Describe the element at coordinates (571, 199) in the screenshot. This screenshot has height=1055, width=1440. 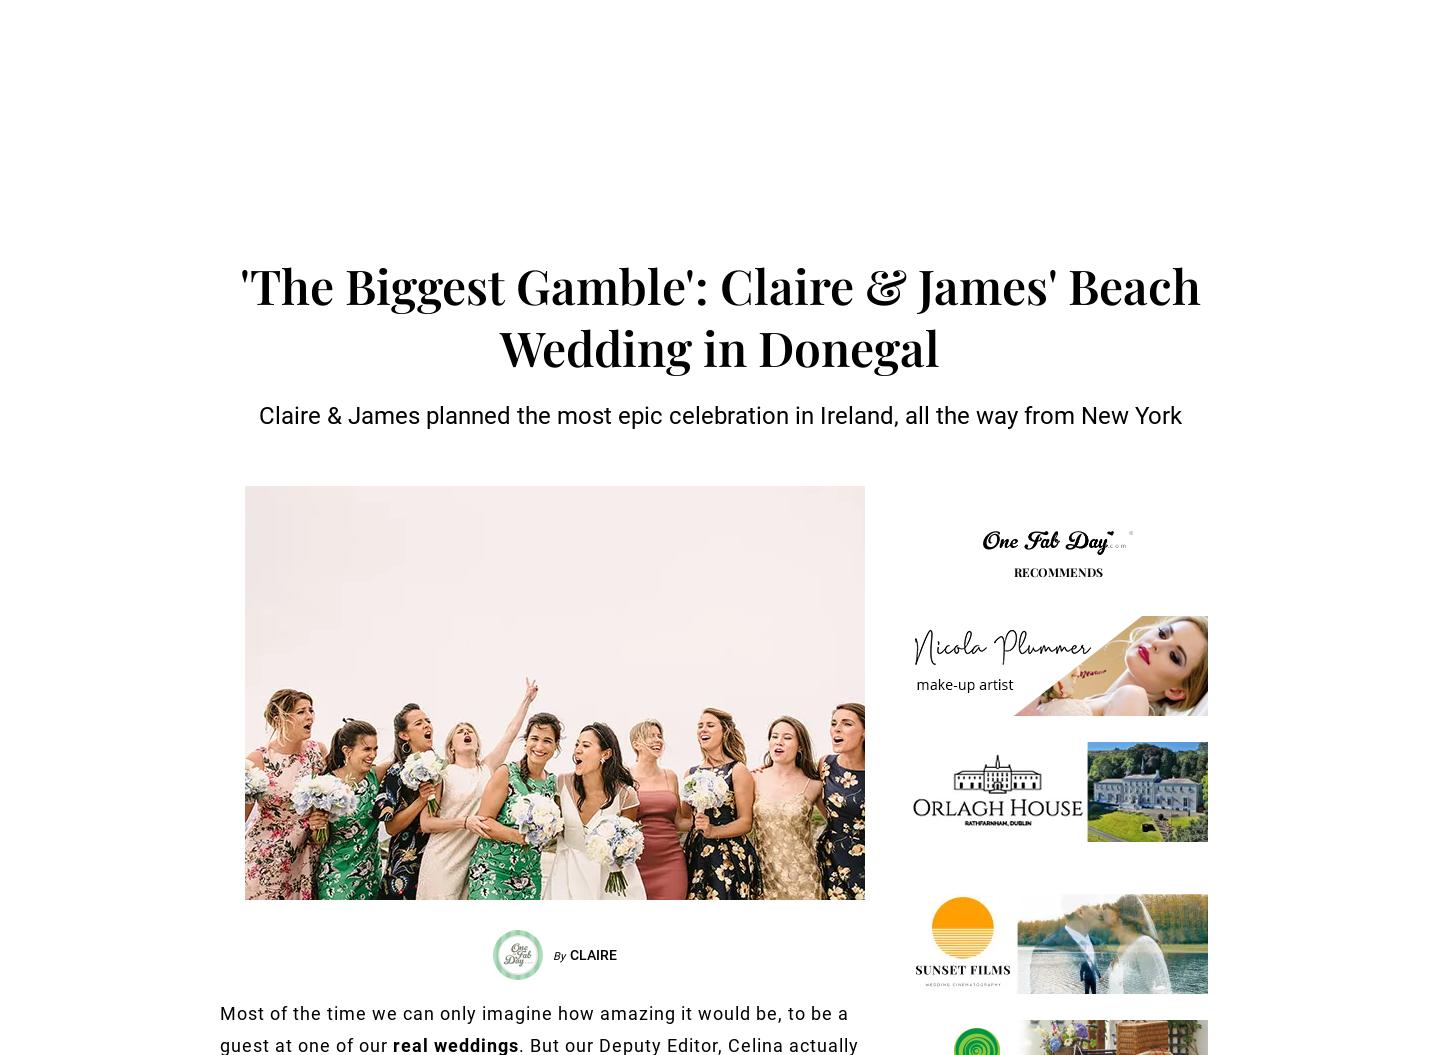
I see `'Mother of the Bride'` at that location.